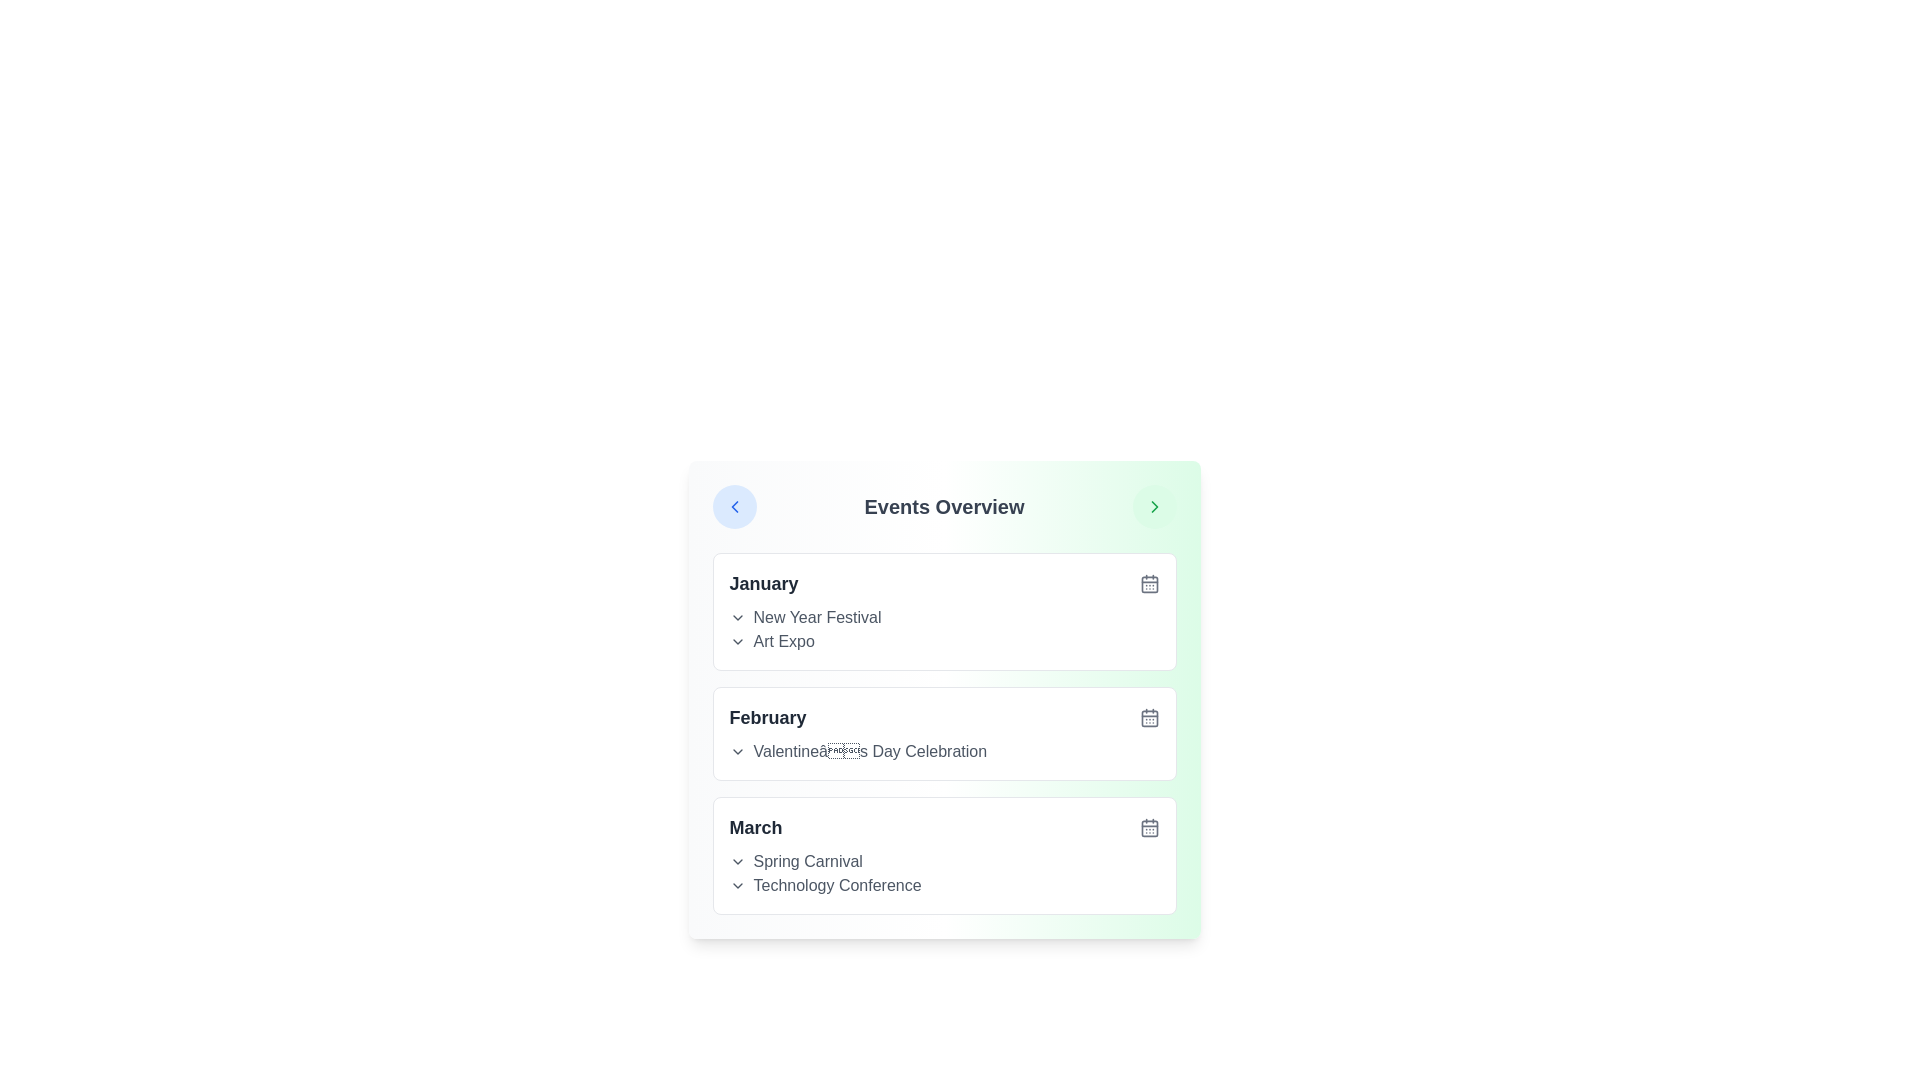  I want to click on the calendar icon for the month February, so click(1149, 716).